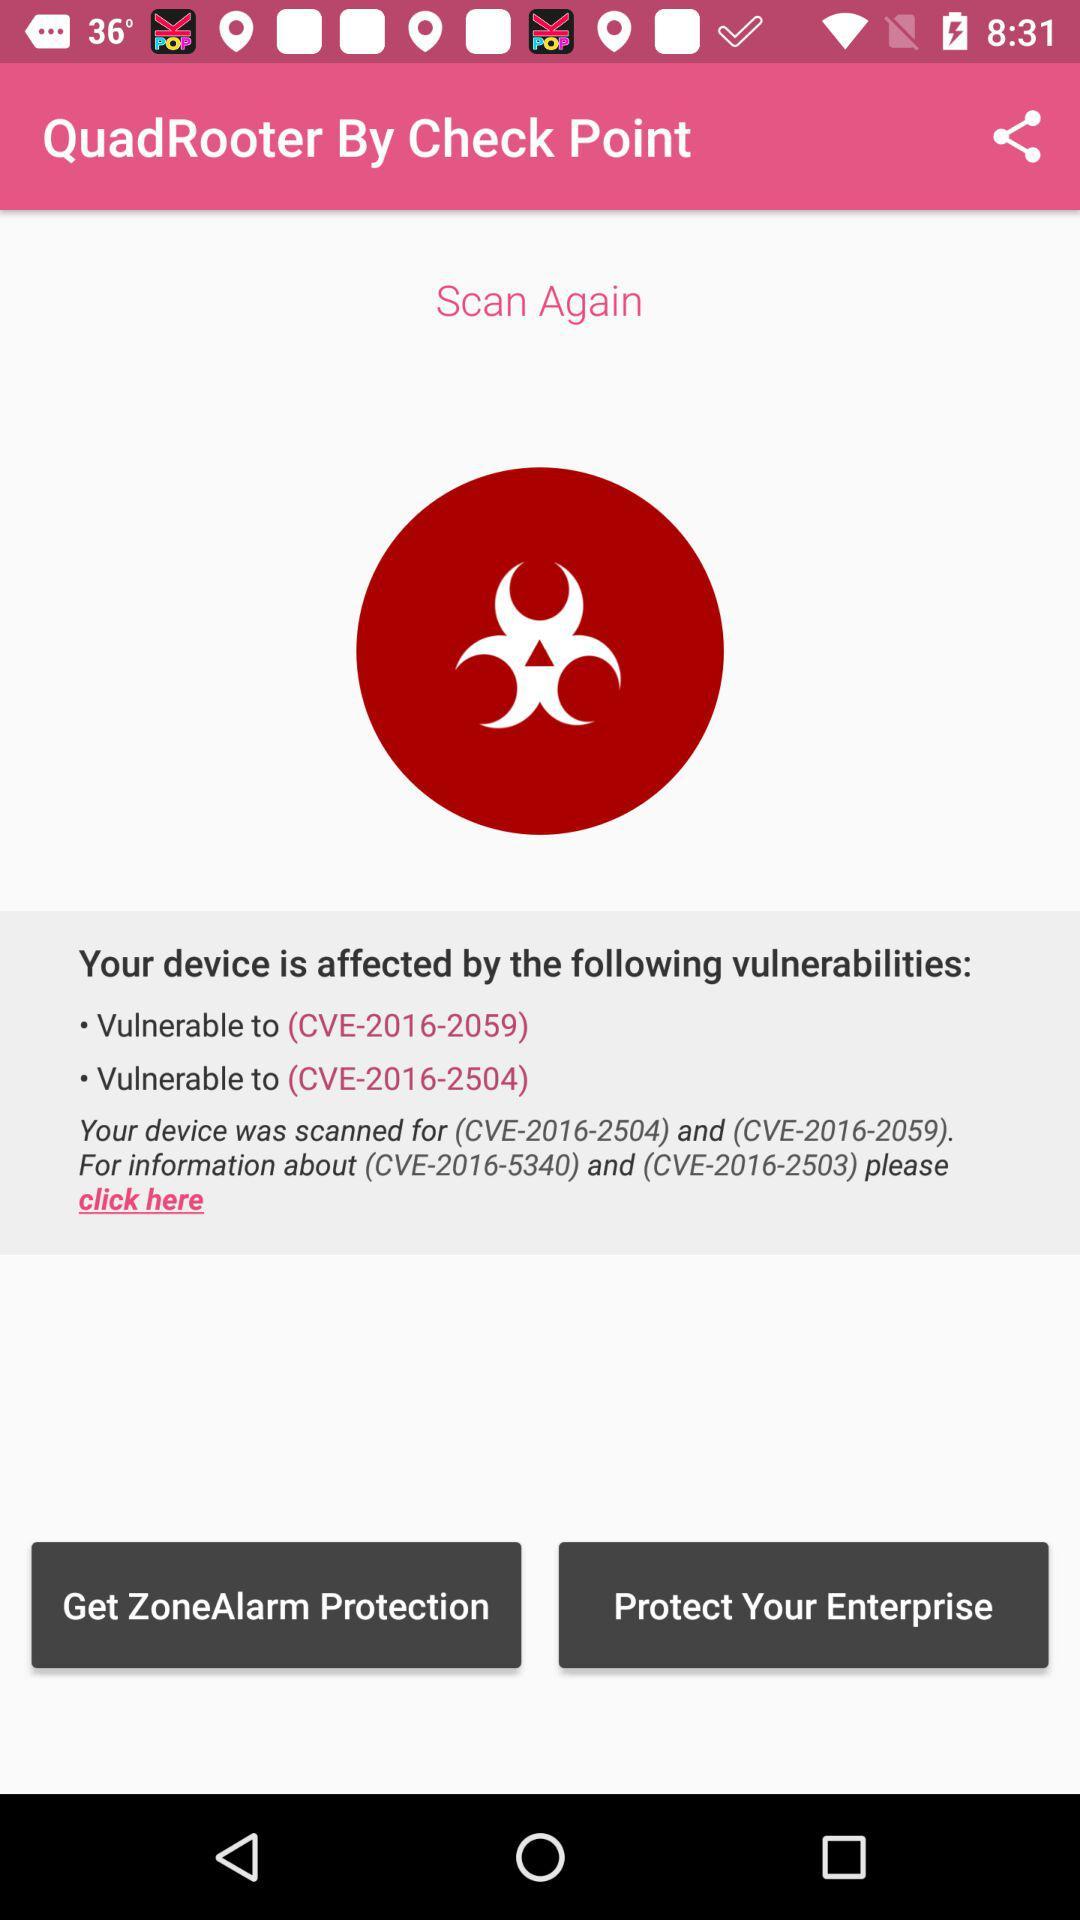 This screenshot has height=1920, width=1080. What do you see at coordinates (802, 1604) in the screenshot?
I see `the protect your enterprise item` at bounding box center [802, 1604].